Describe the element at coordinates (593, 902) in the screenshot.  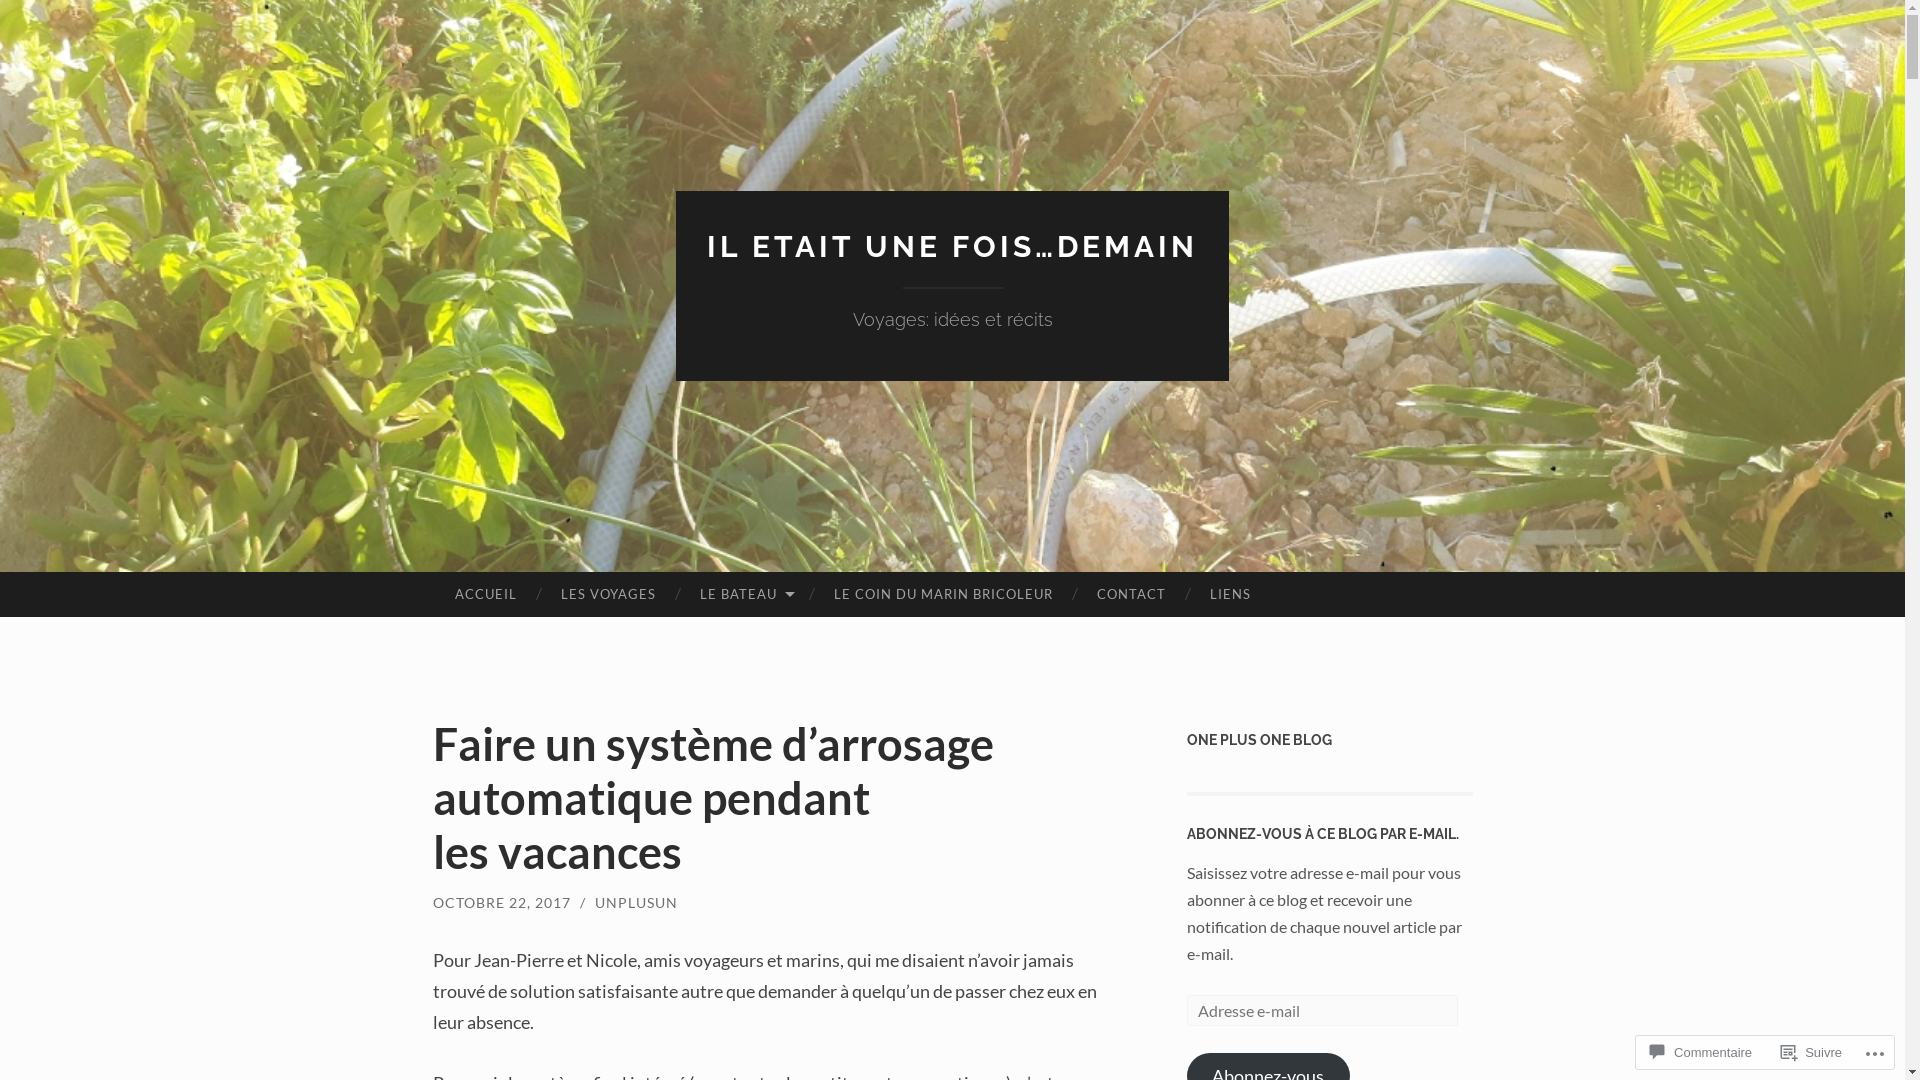
I see `'UNPLUSUN'` at that location.